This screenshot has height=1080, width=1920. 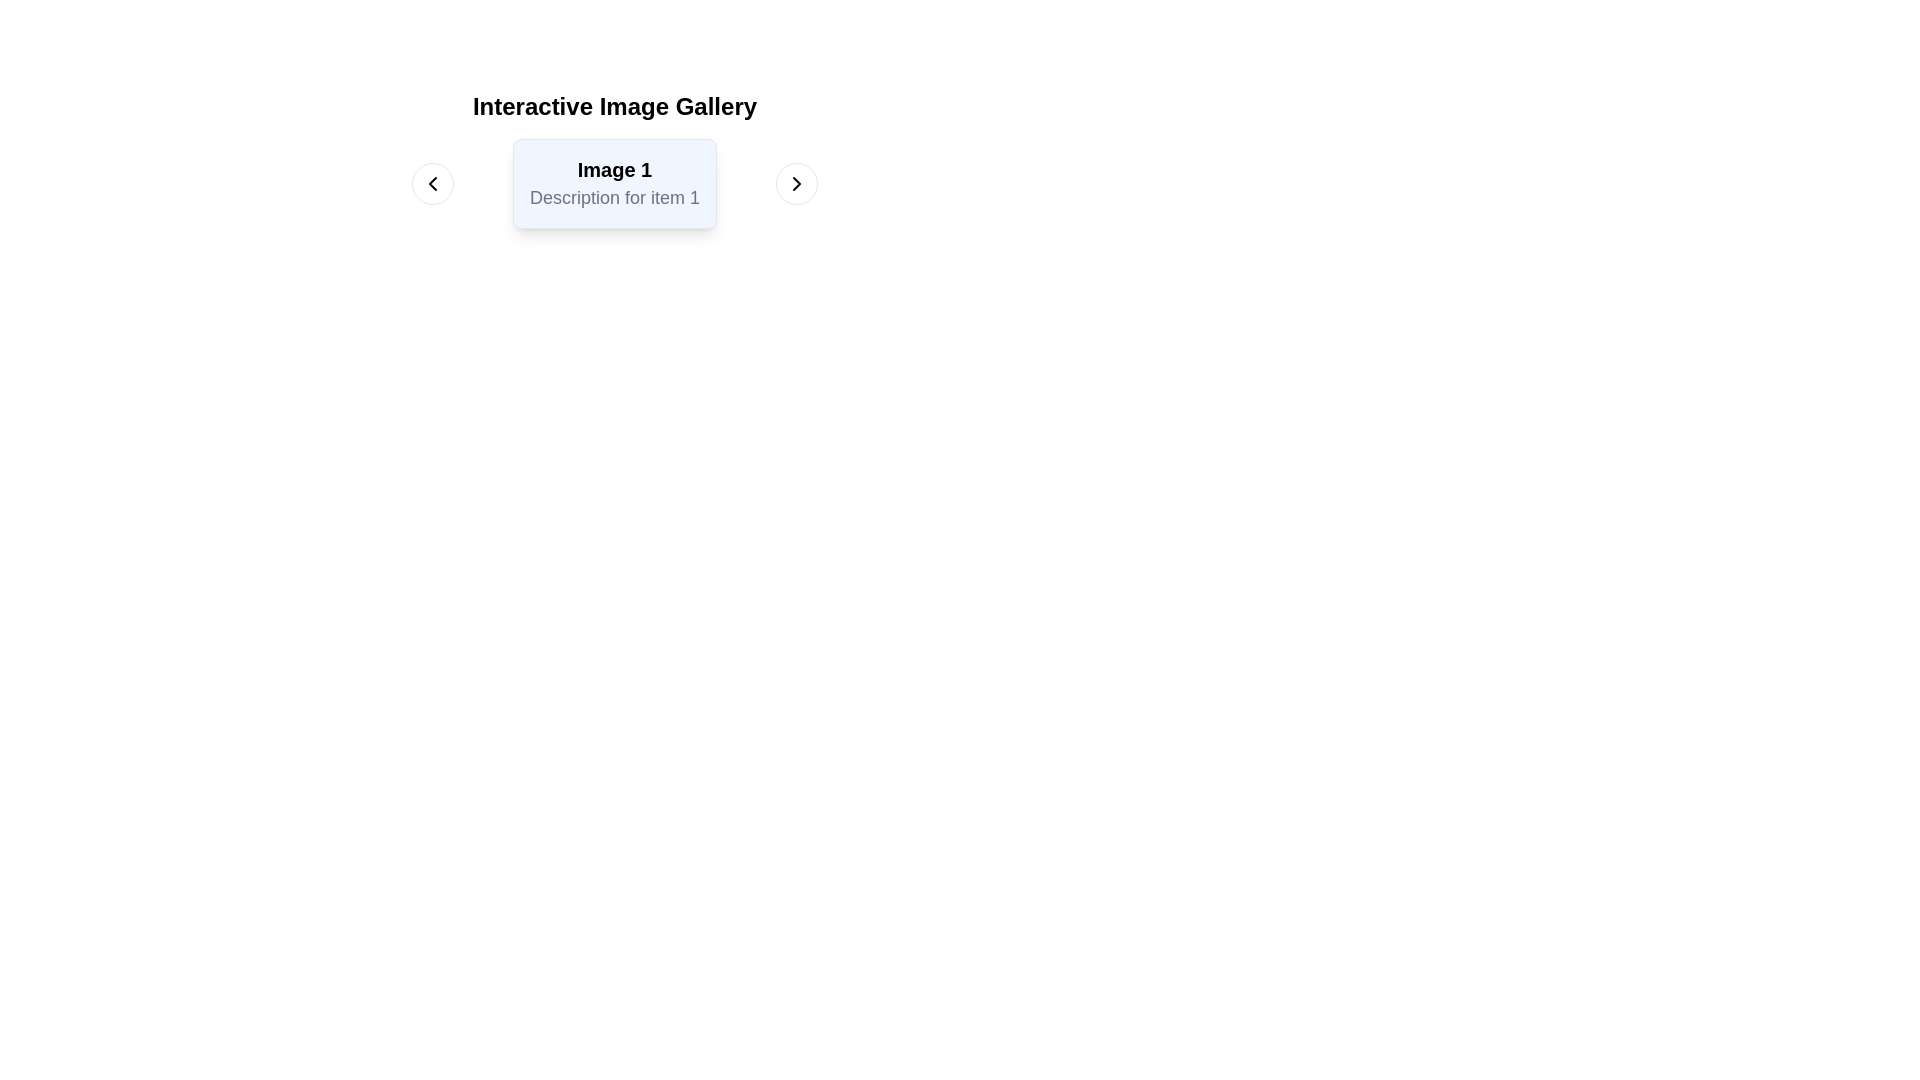 I want to click on the leftward pointing chevron arrow icon within the SVG, so click(x=431, y=184).